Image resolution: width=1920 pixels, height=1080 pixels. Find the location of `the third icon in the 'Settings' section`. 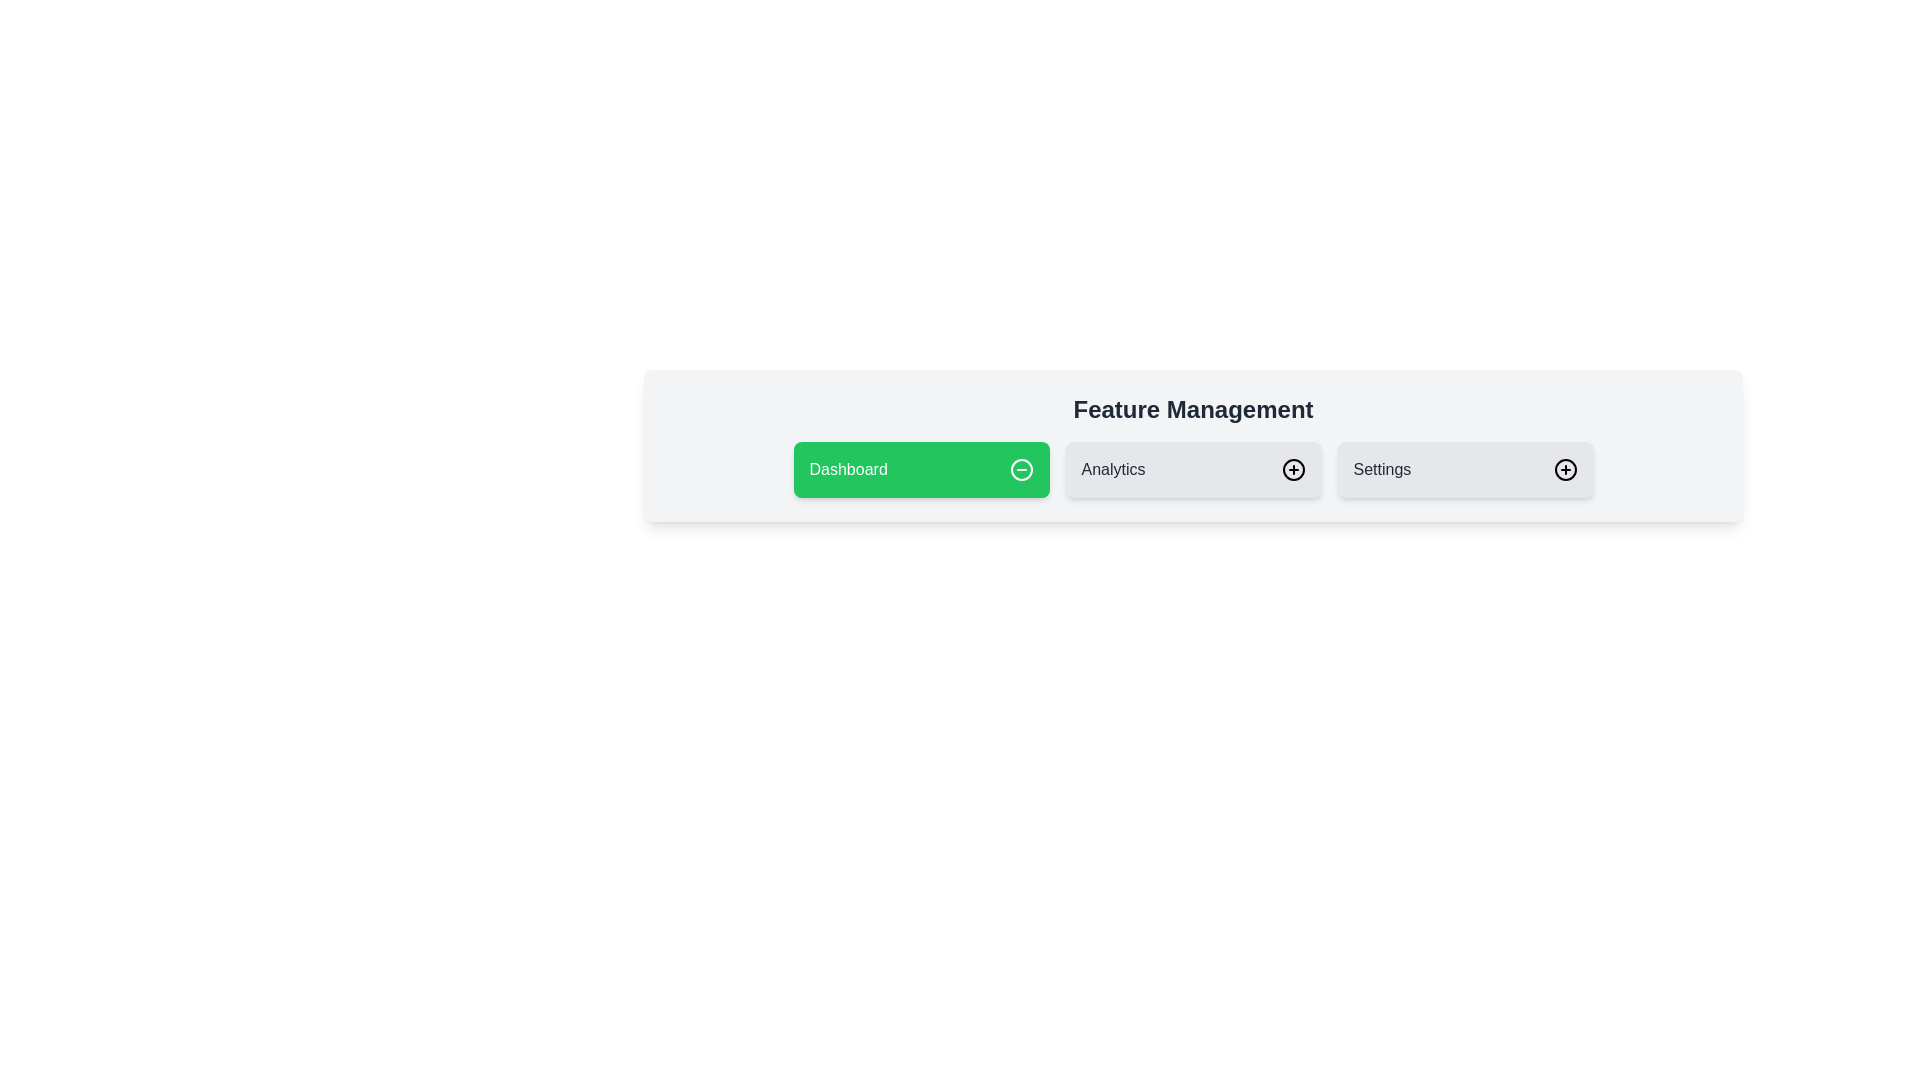

the third icon in the 'Settings' section is located at coordinates (1564, 470).